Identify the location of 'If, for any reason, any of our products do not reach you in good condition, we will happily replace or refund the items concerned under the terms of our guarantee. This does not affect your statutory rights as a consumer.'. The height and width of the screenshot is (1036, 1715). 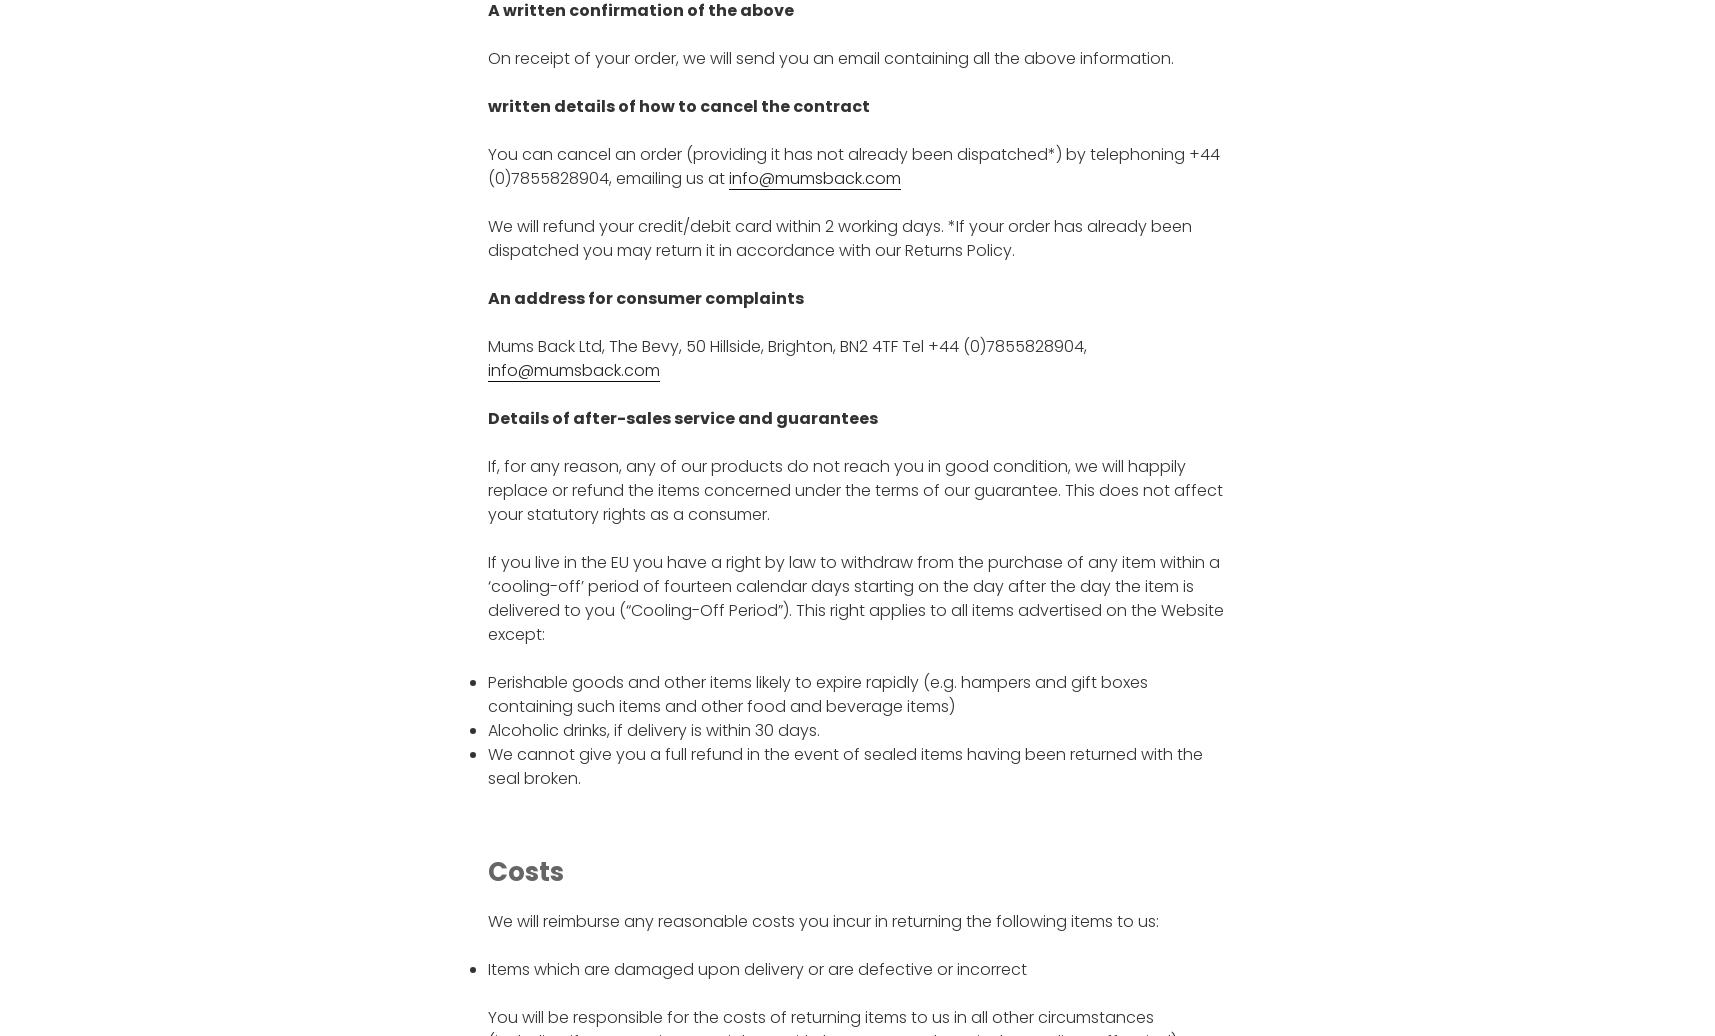
(853, 490).